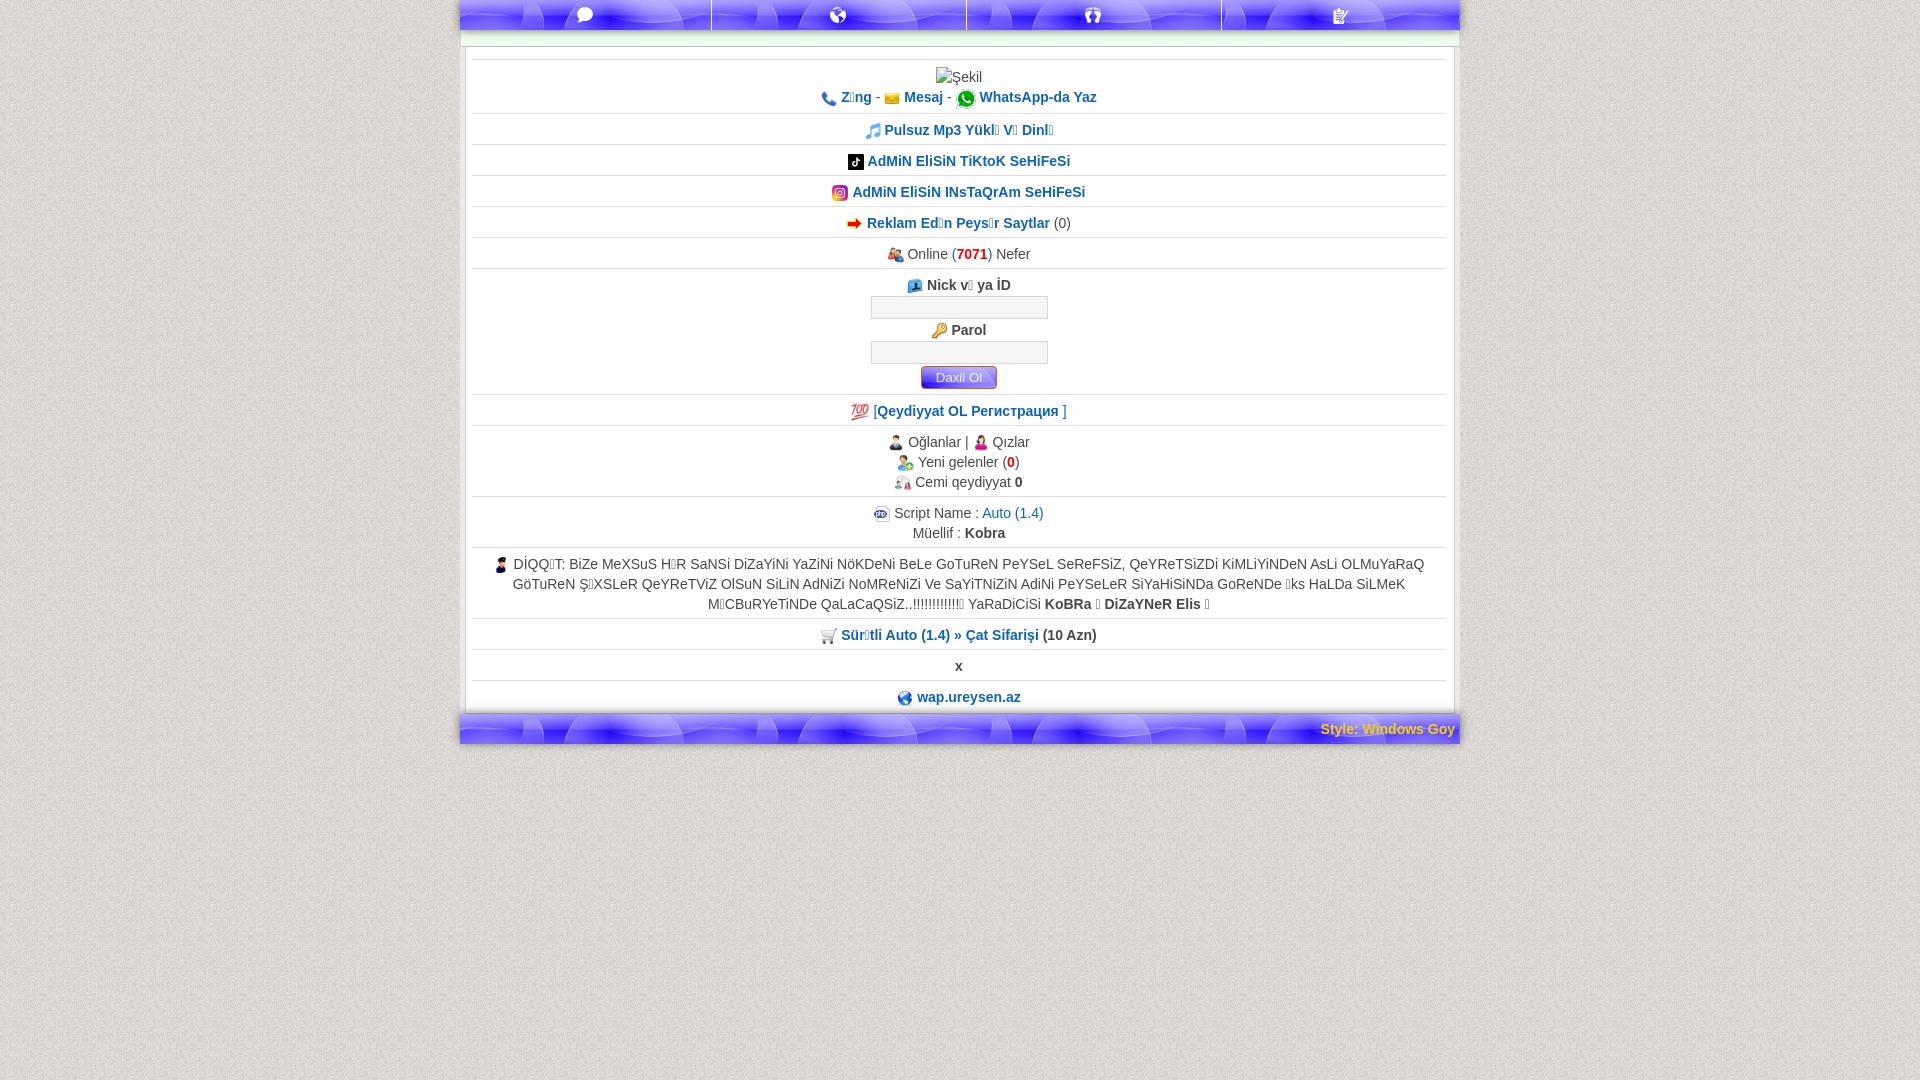  I want to click on 'Mesaj', so click(920, 96).